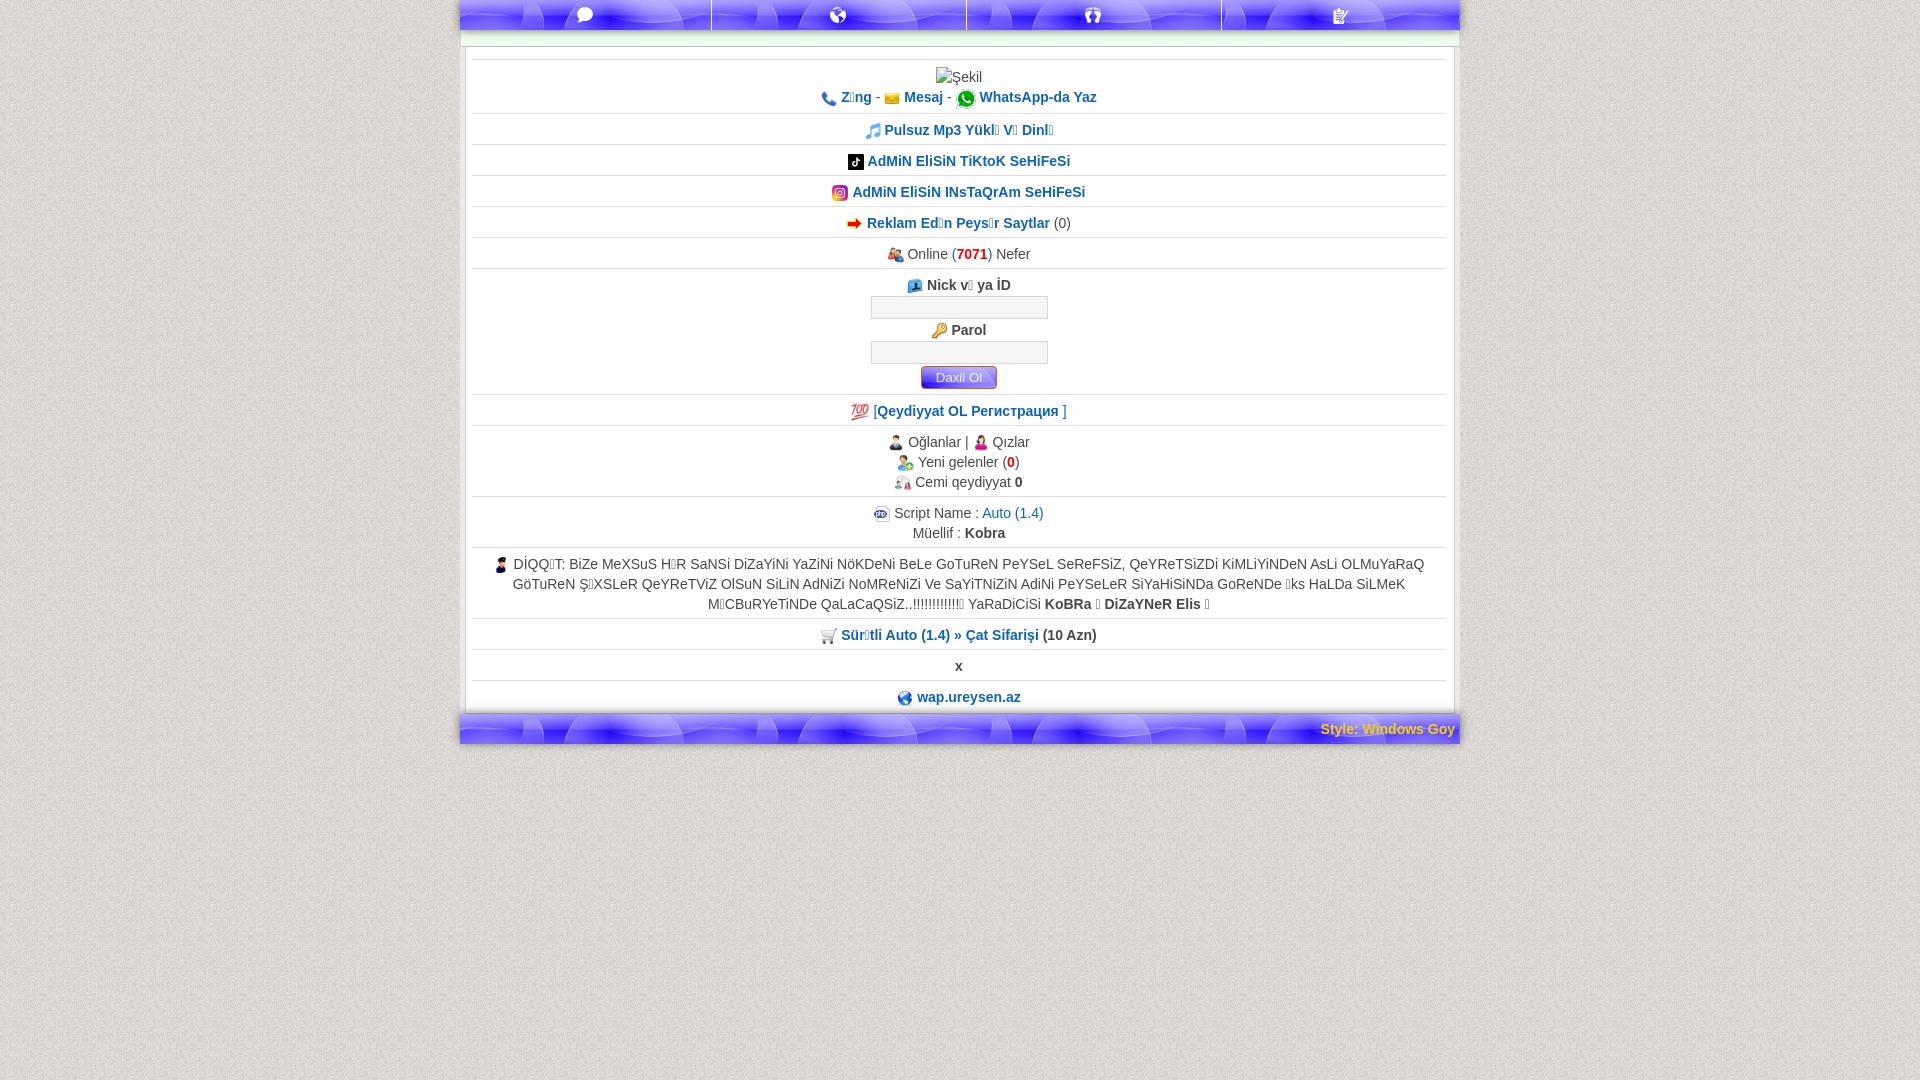  I want to click on 'Mesaj', so click(920, 96).